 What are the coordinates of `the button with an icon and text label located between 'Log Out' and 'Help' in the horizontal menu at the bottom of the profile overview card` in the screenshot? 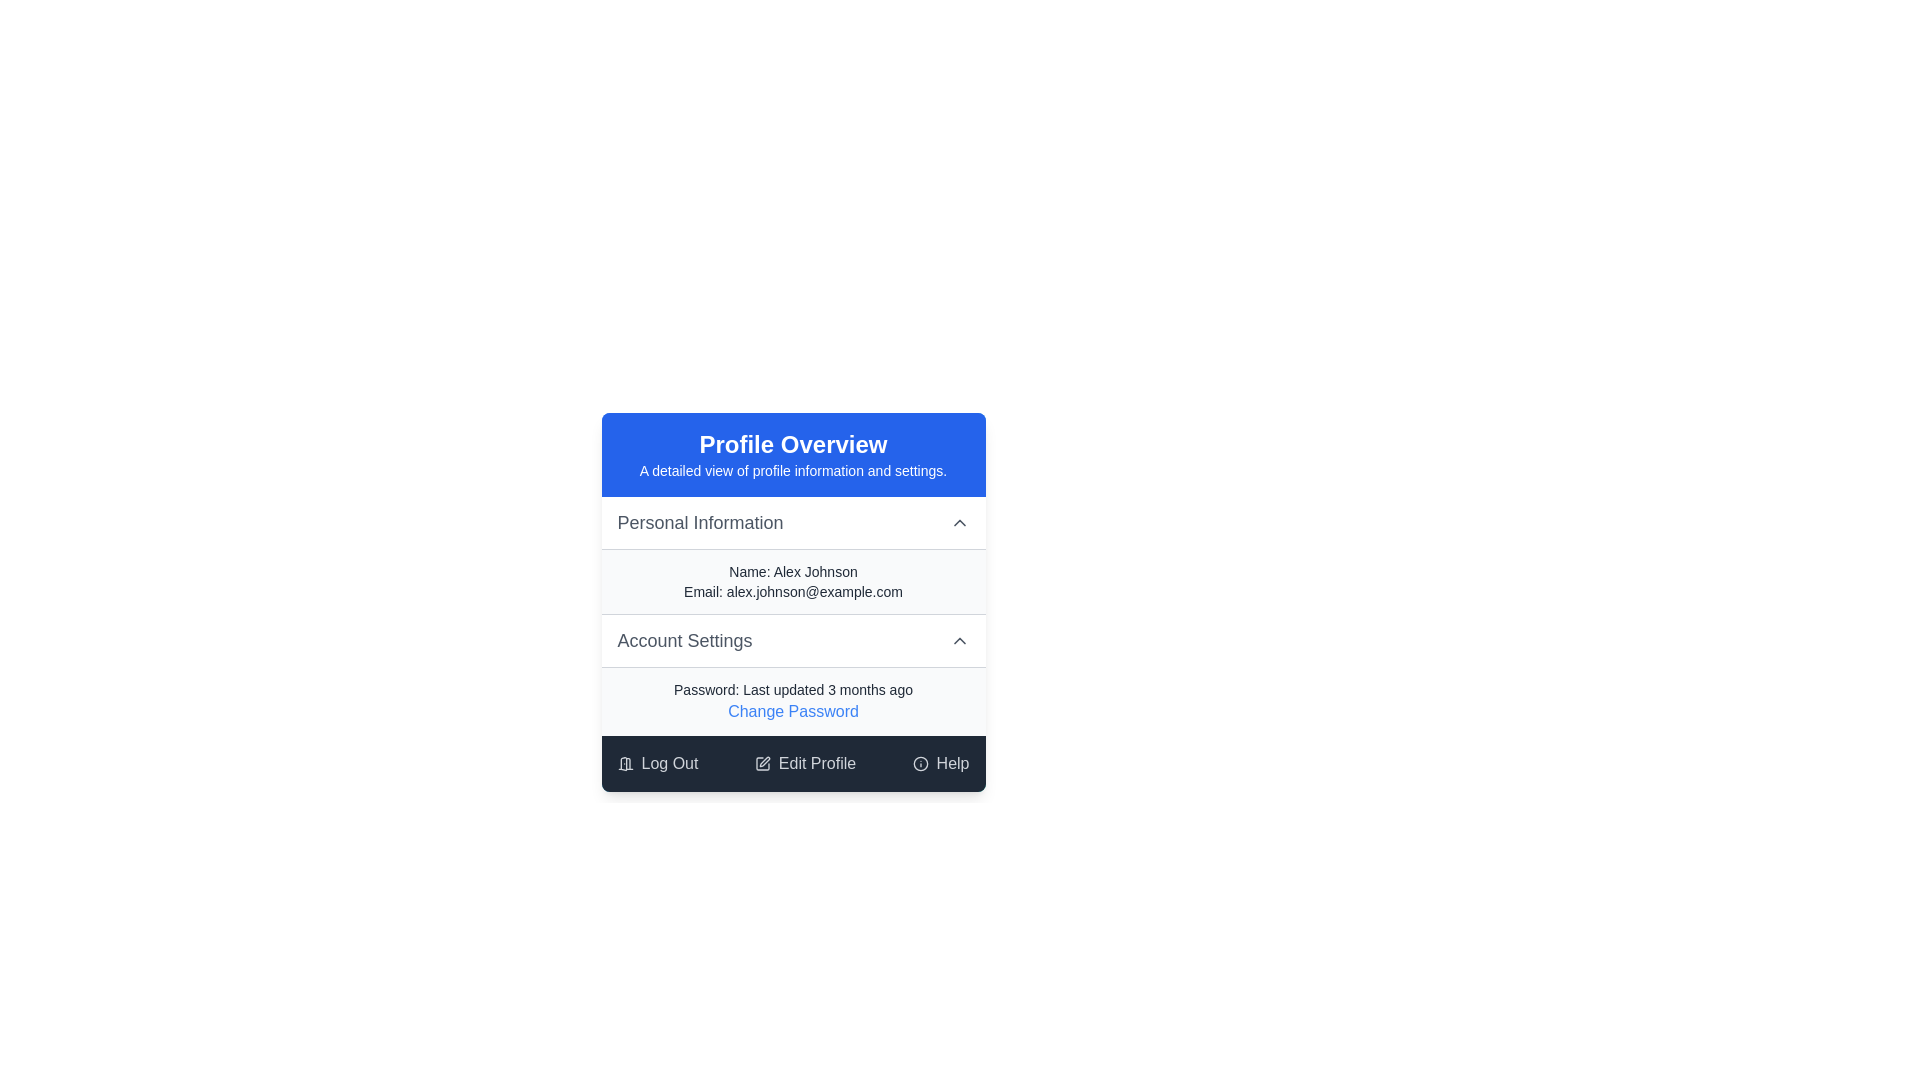 It's located at (805, 763).